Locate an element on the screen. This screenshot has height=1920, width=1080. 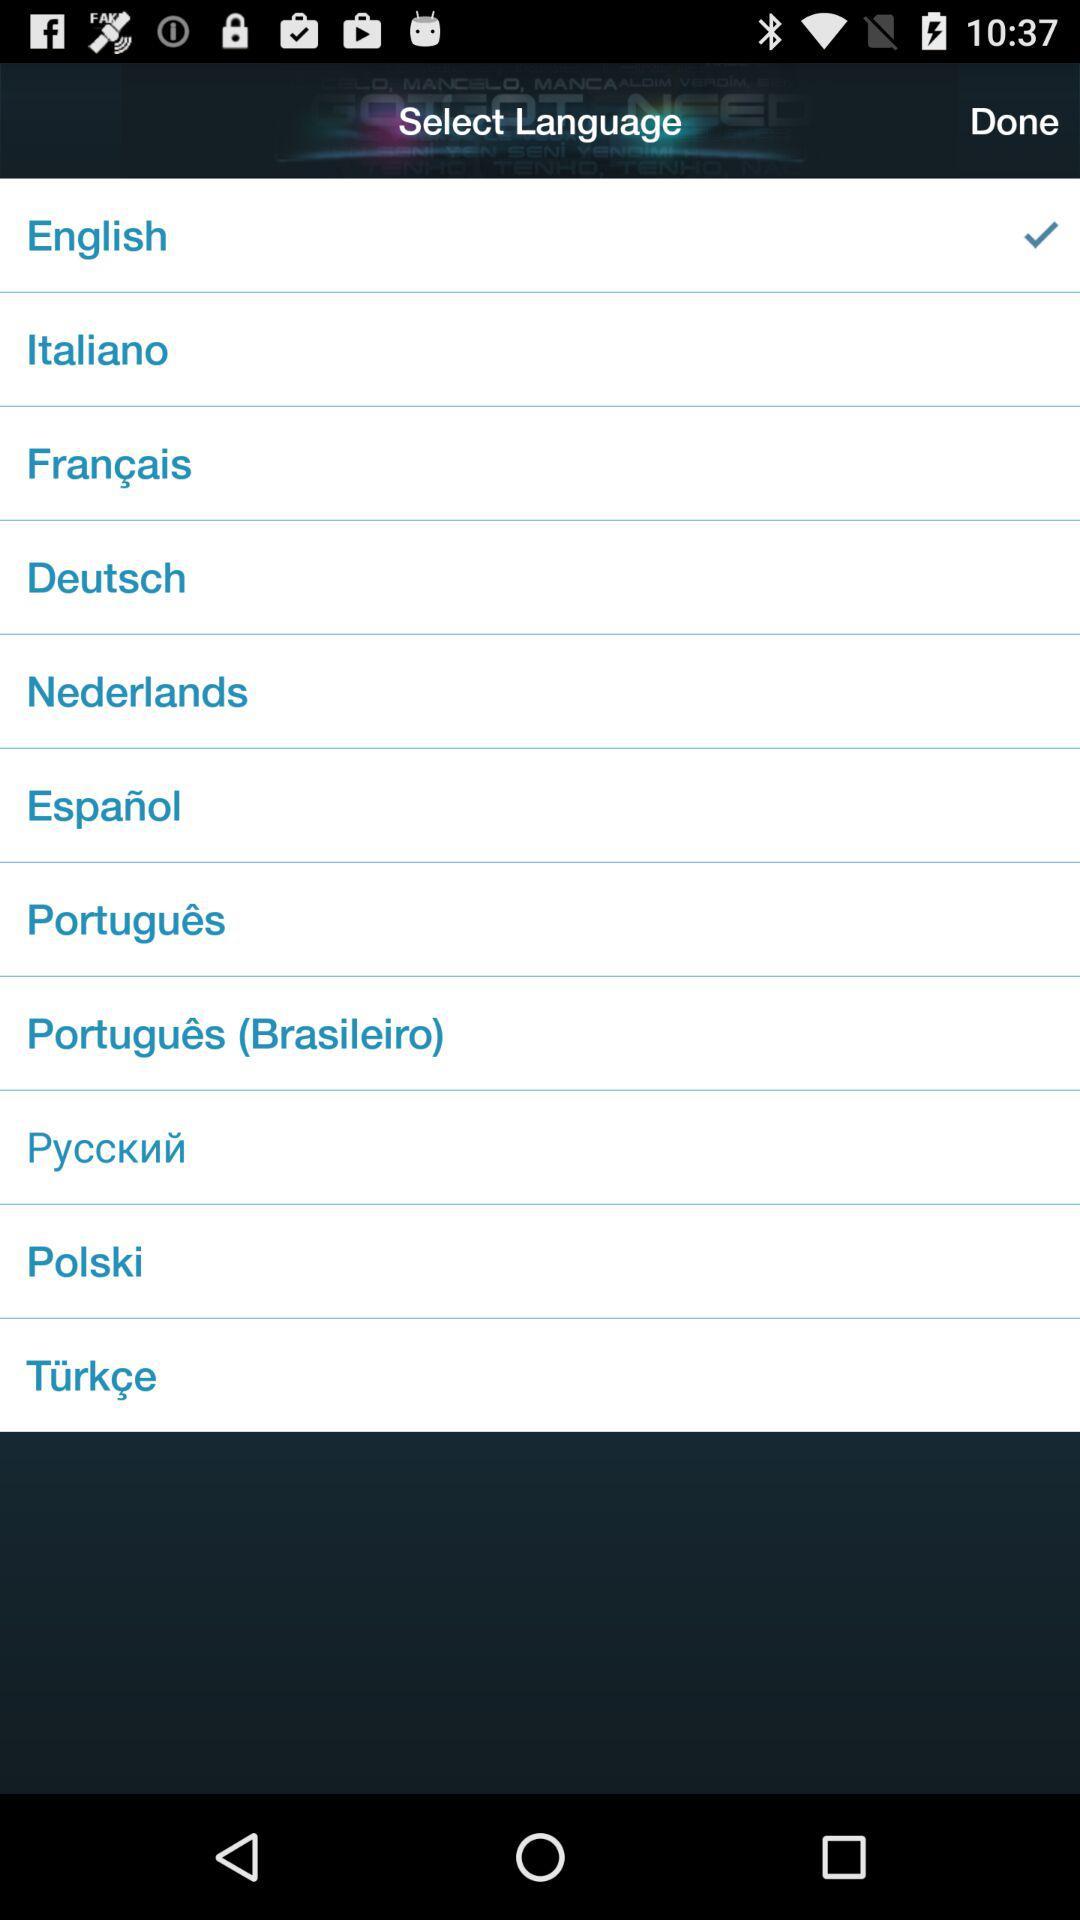
item below the polski checkbox is located at coordinates (540, 1374).